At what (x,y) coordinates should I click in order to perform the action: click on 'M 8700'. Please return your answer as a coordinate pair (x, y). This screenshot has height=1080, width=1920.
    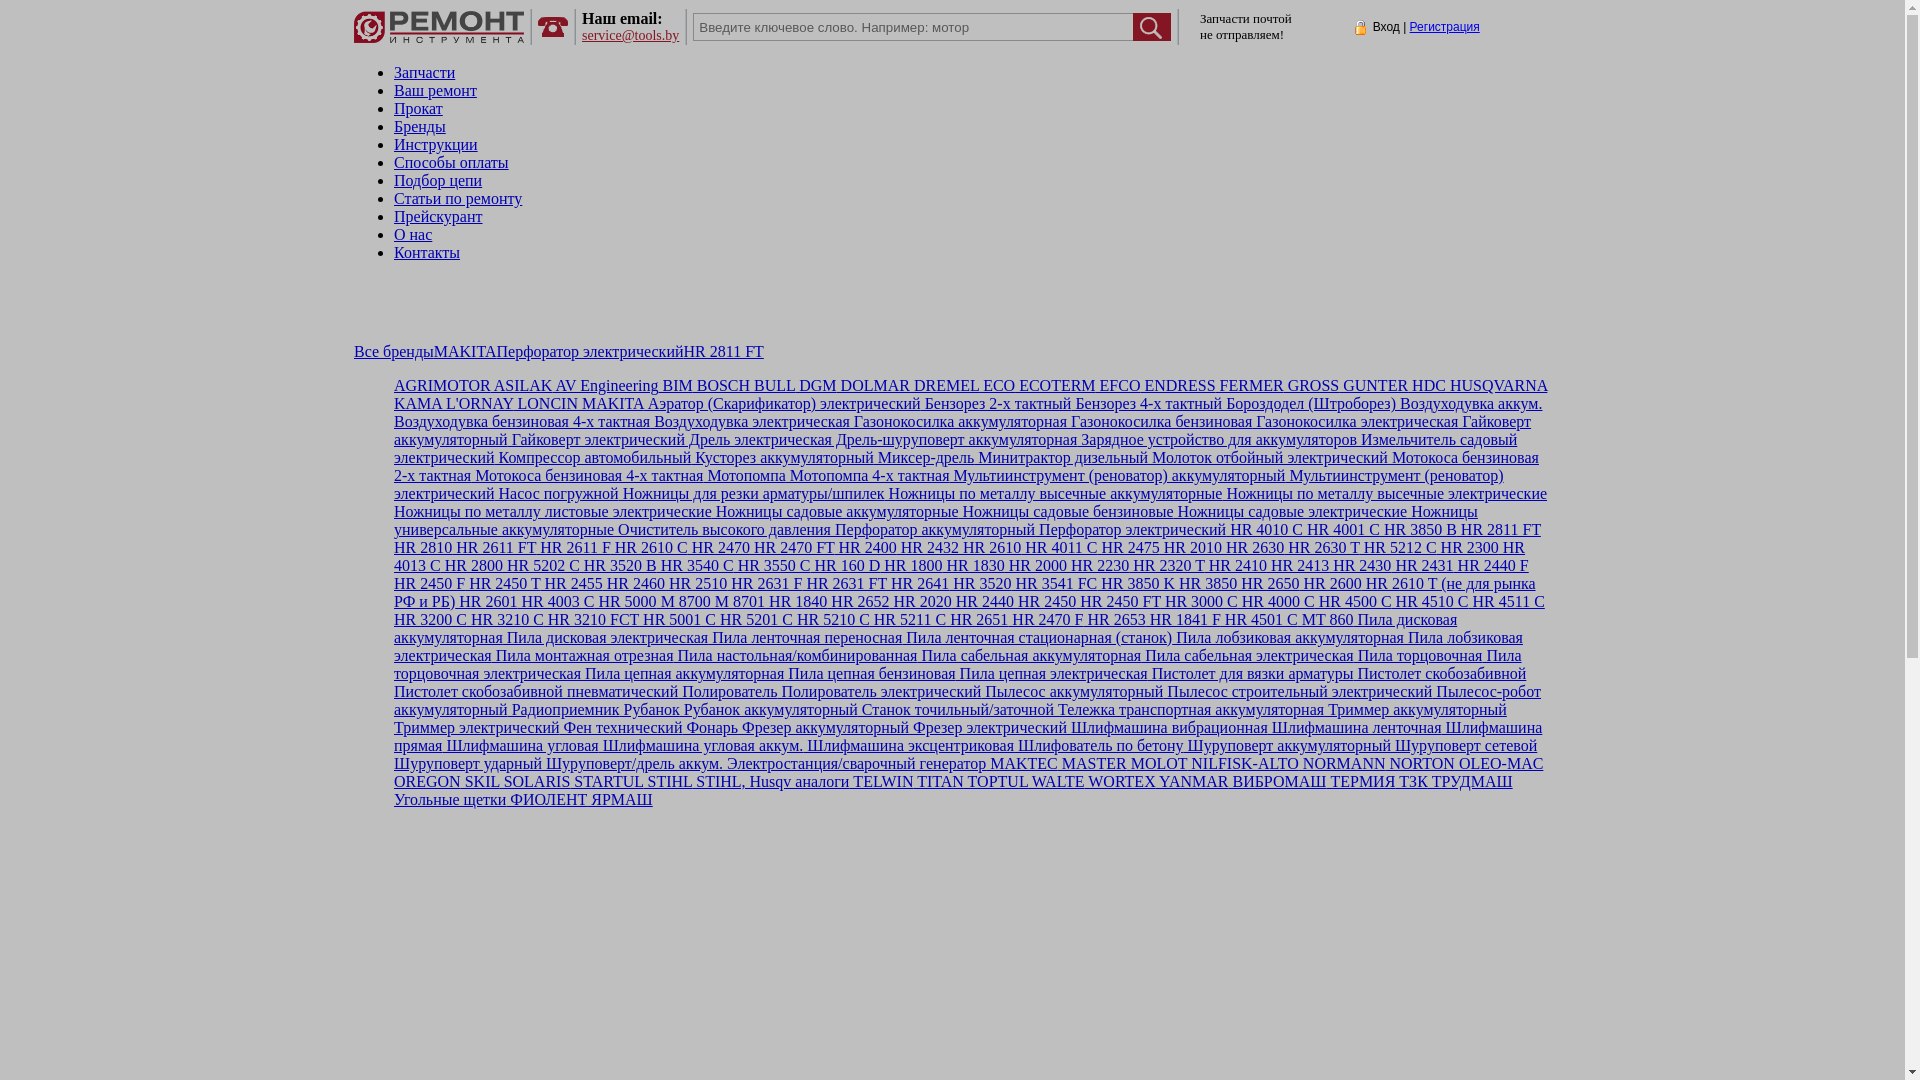
    Looking at the image, I should click on (683, 600).